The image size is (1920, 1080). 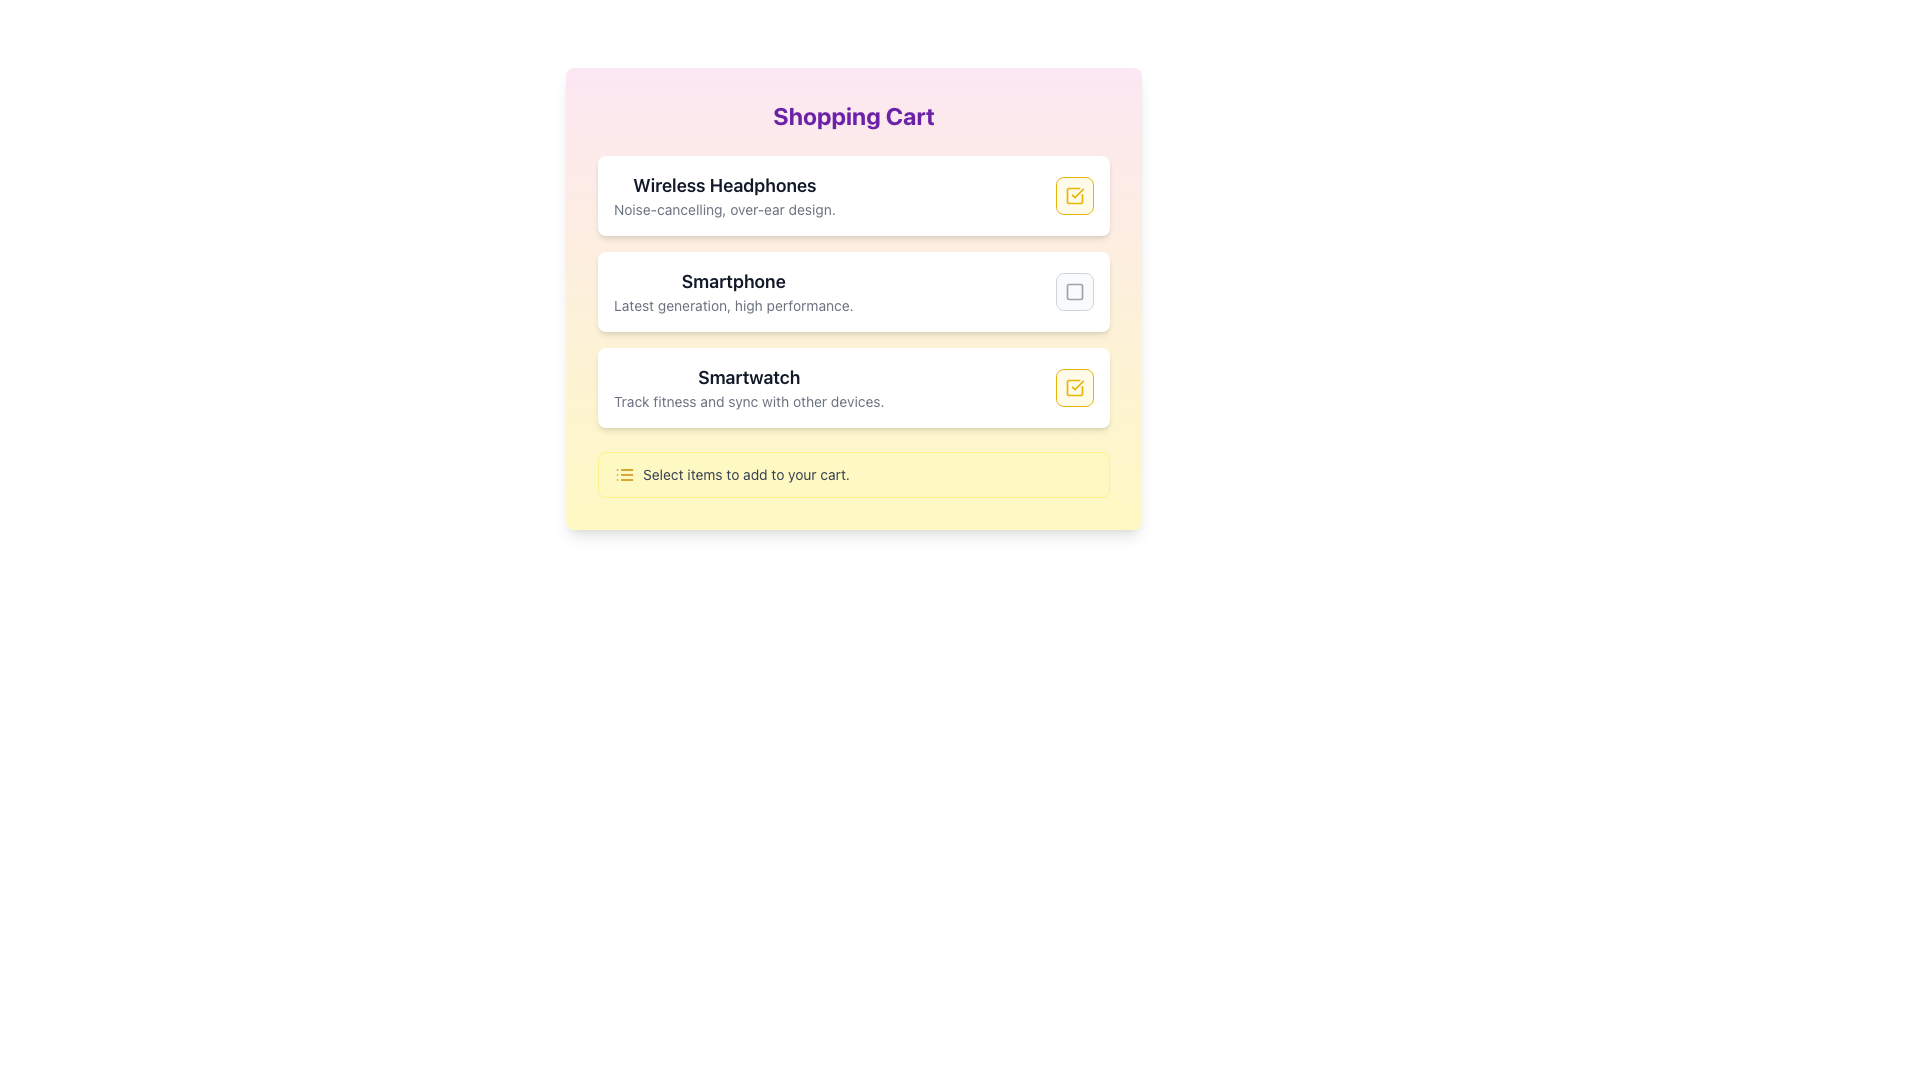 What do you see at coordinates (748, 401) in the screenshot?
I see `the text label displaying 'Track fitness and sync with other devices.' located below the heading 'Smartwatch' in the Shopping Cart section` at bounding box center [748, 401].